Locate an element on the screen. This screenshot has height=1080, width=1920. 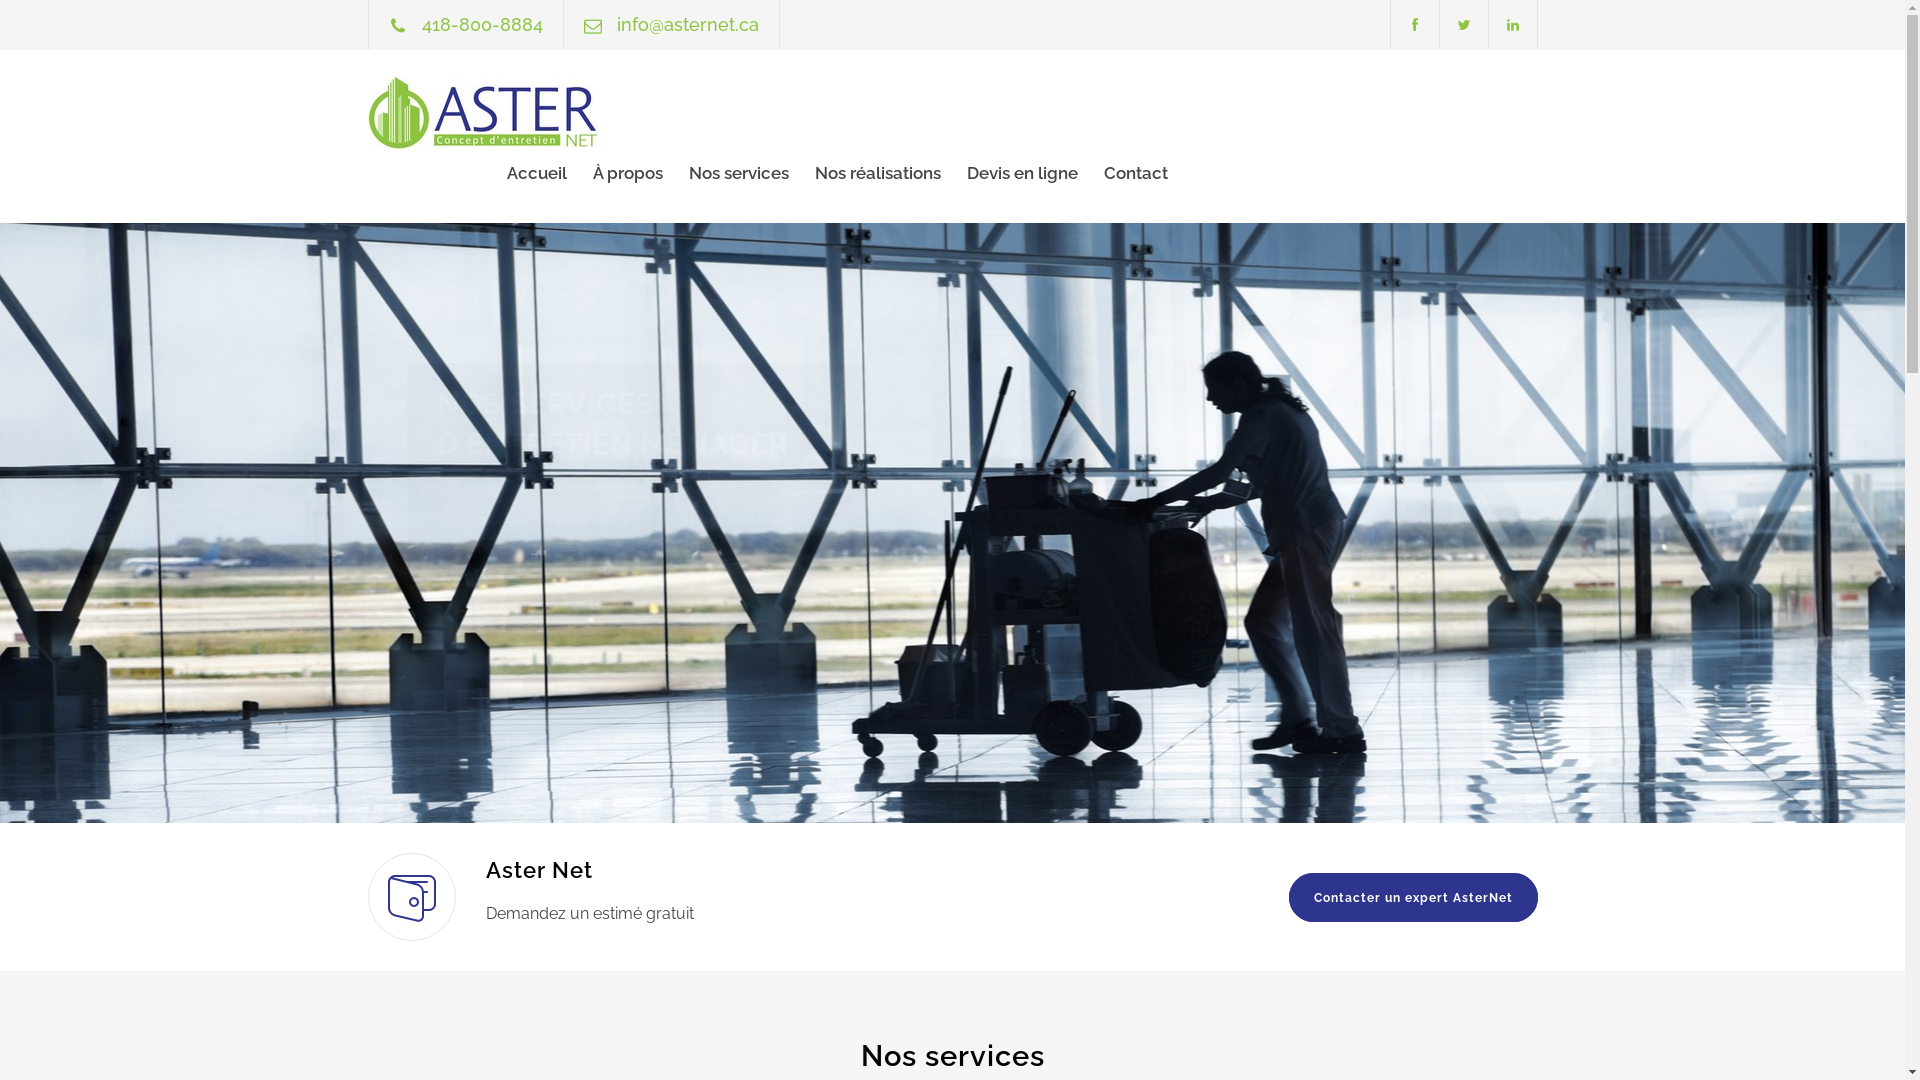
'linkedin' is located at coordinates (1512, 24).